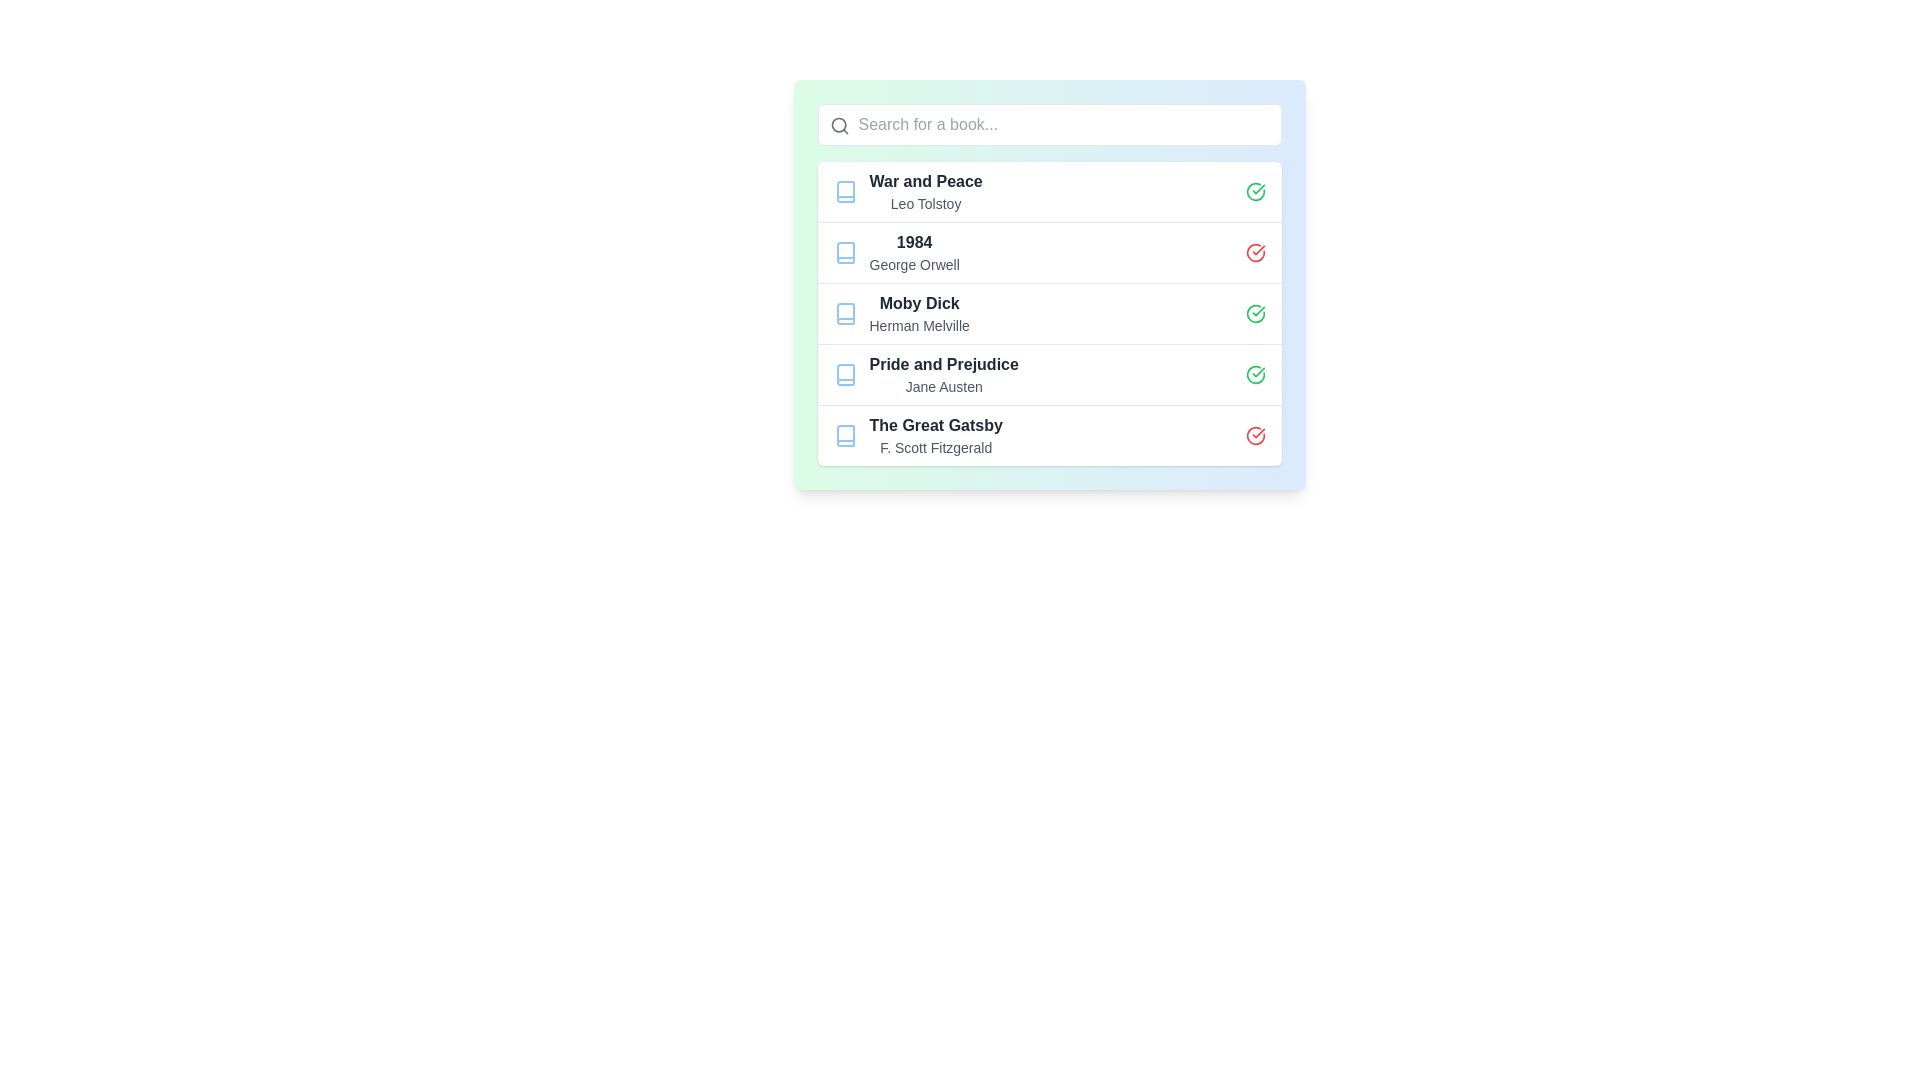 This screenshot has width=1920, height=1080. What do you see at coordinates (845, 434) in the screenshot?
I see `the icon representing the book titled 'The Great Gatsby' located at the beginning of the last row in the list view` at bounding box center [845, 434].